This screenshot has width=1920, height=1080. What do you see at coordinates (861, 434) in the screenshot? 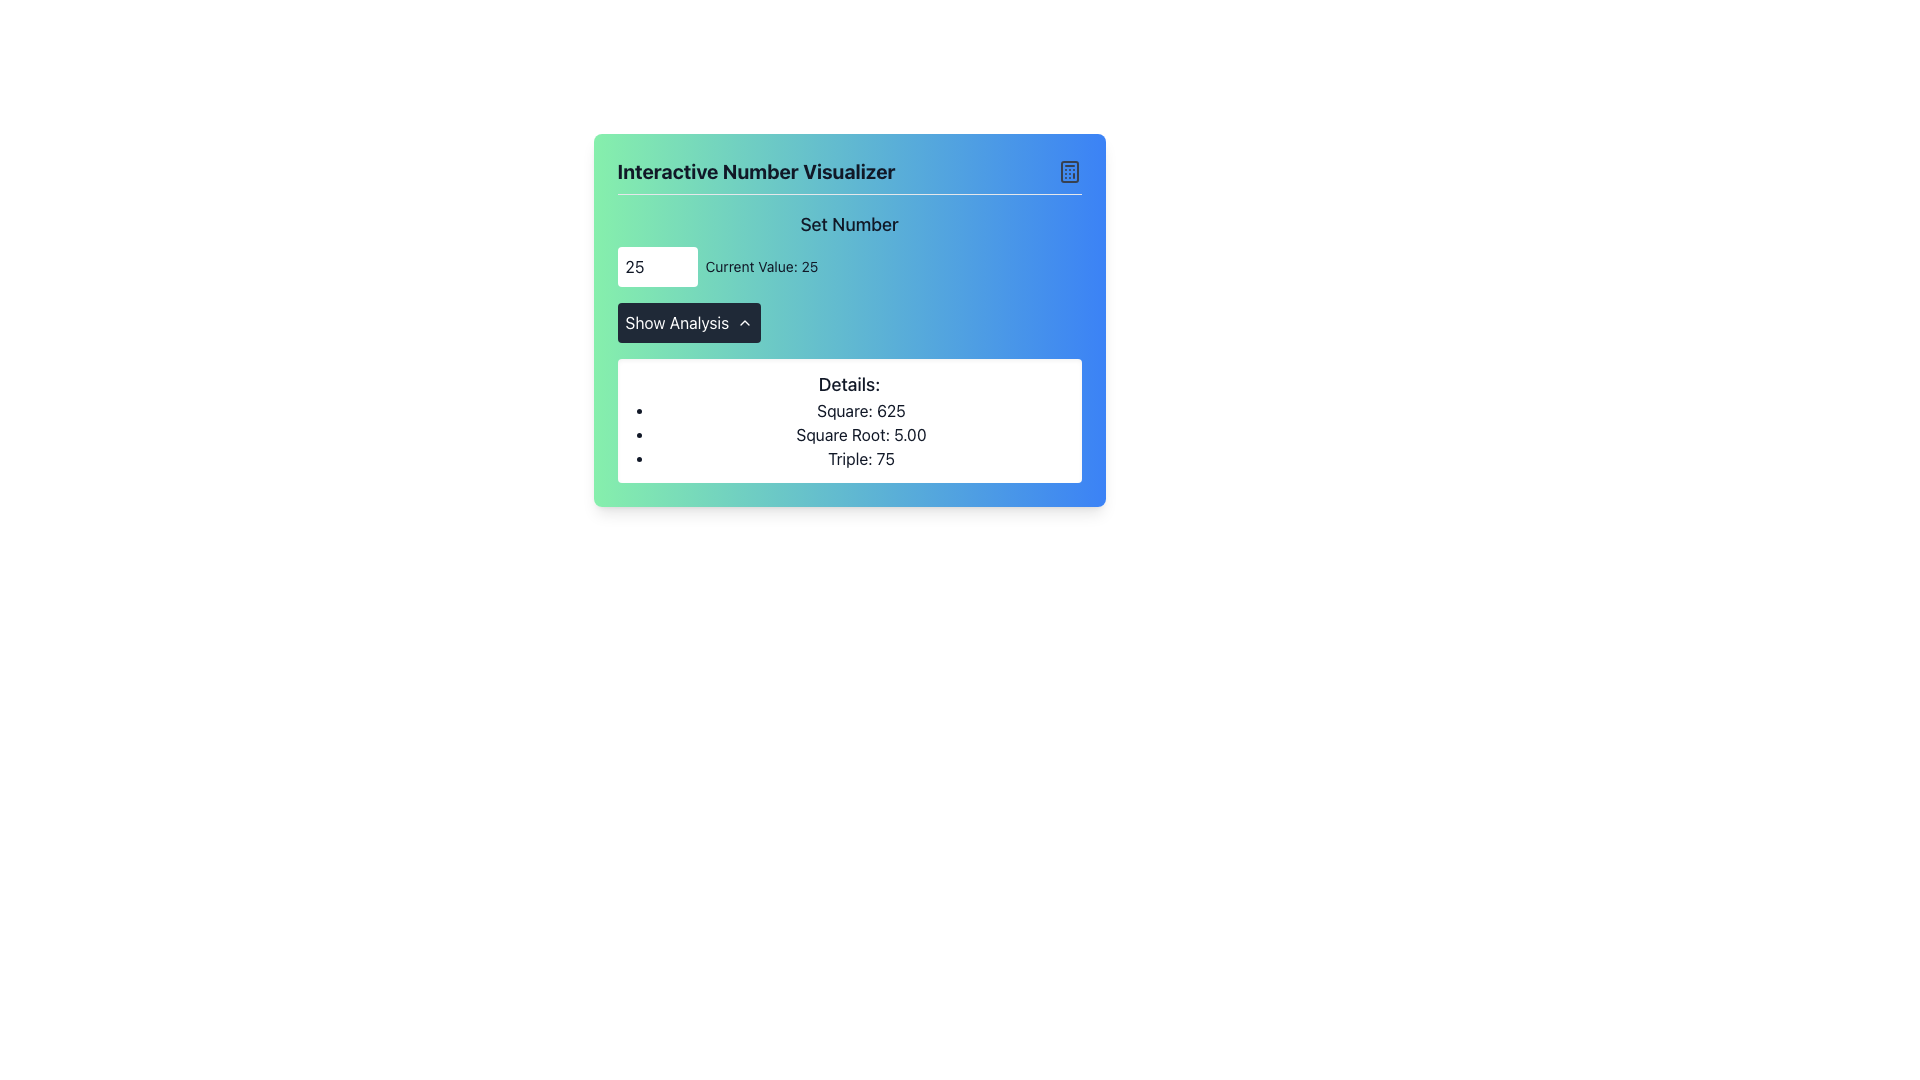
I see `the non-interactive Text Label that displays the square root of the given input, located under the title 'Details' in the white background panel` at bounding box center [861, 434].